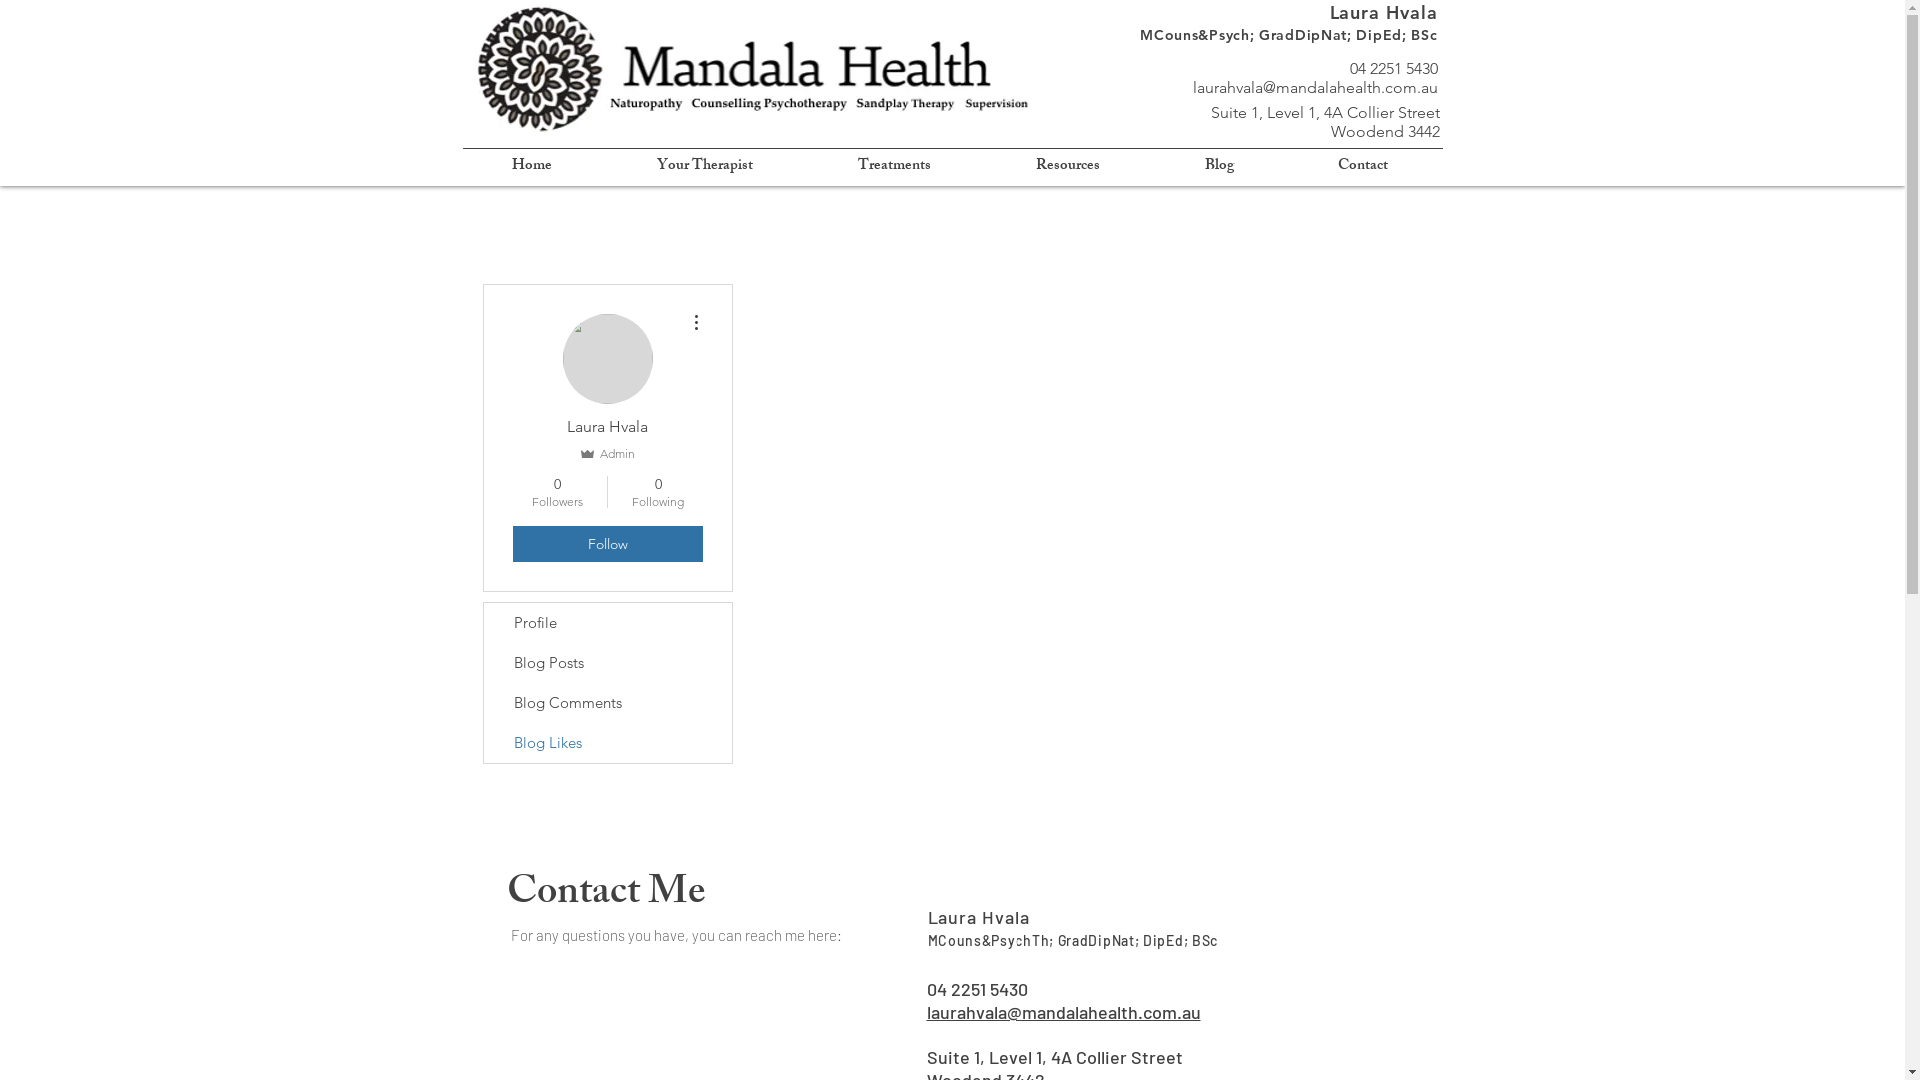 This screenshot has width=1920, height=1080. What do you see at coordinates (1329, 12) in the screenshot?
I see `'Laura Hvala'` at bounding box center [1329, 12].